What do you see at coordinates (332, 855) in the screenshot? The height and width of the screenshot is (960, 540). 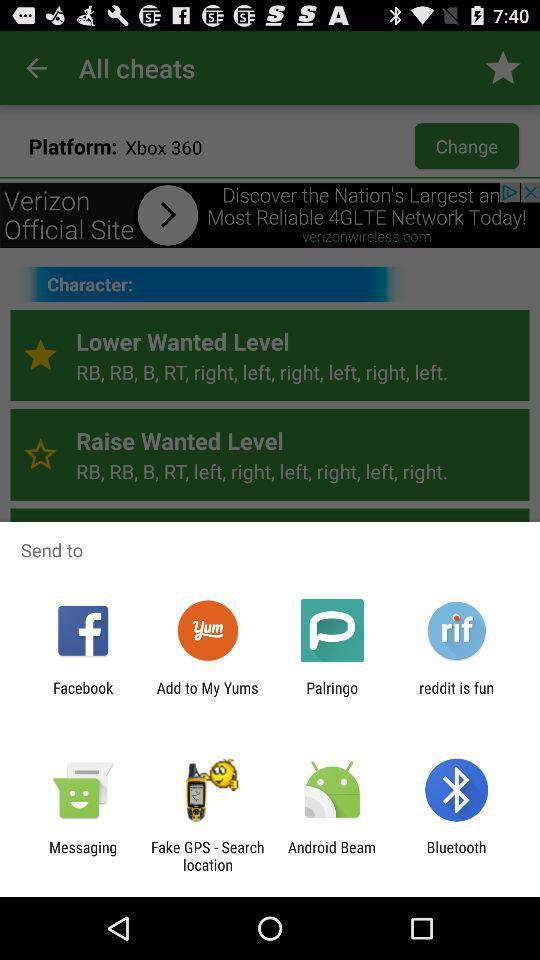 I see `item to the right of the fake gps search app` at bounding box center [332, 855].